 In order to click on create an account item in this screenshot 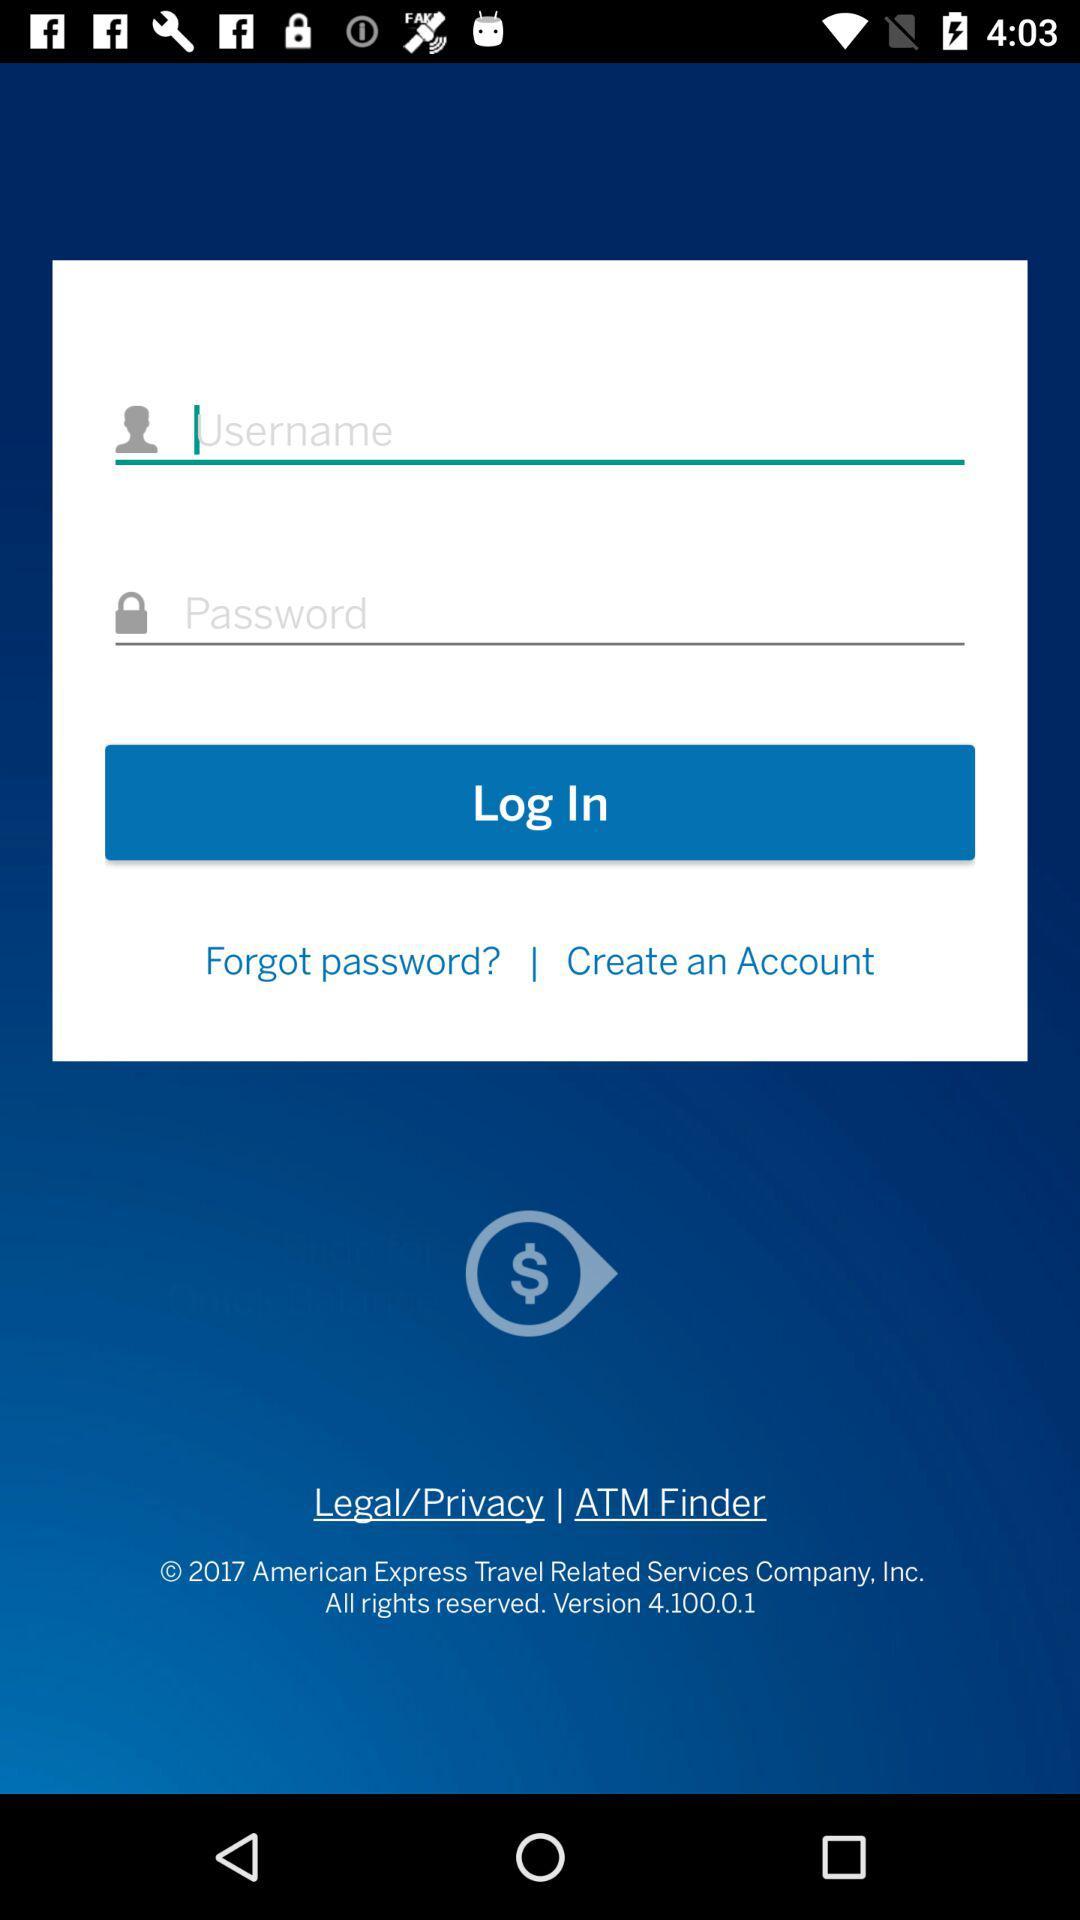, I will do `click(721, 960)`.